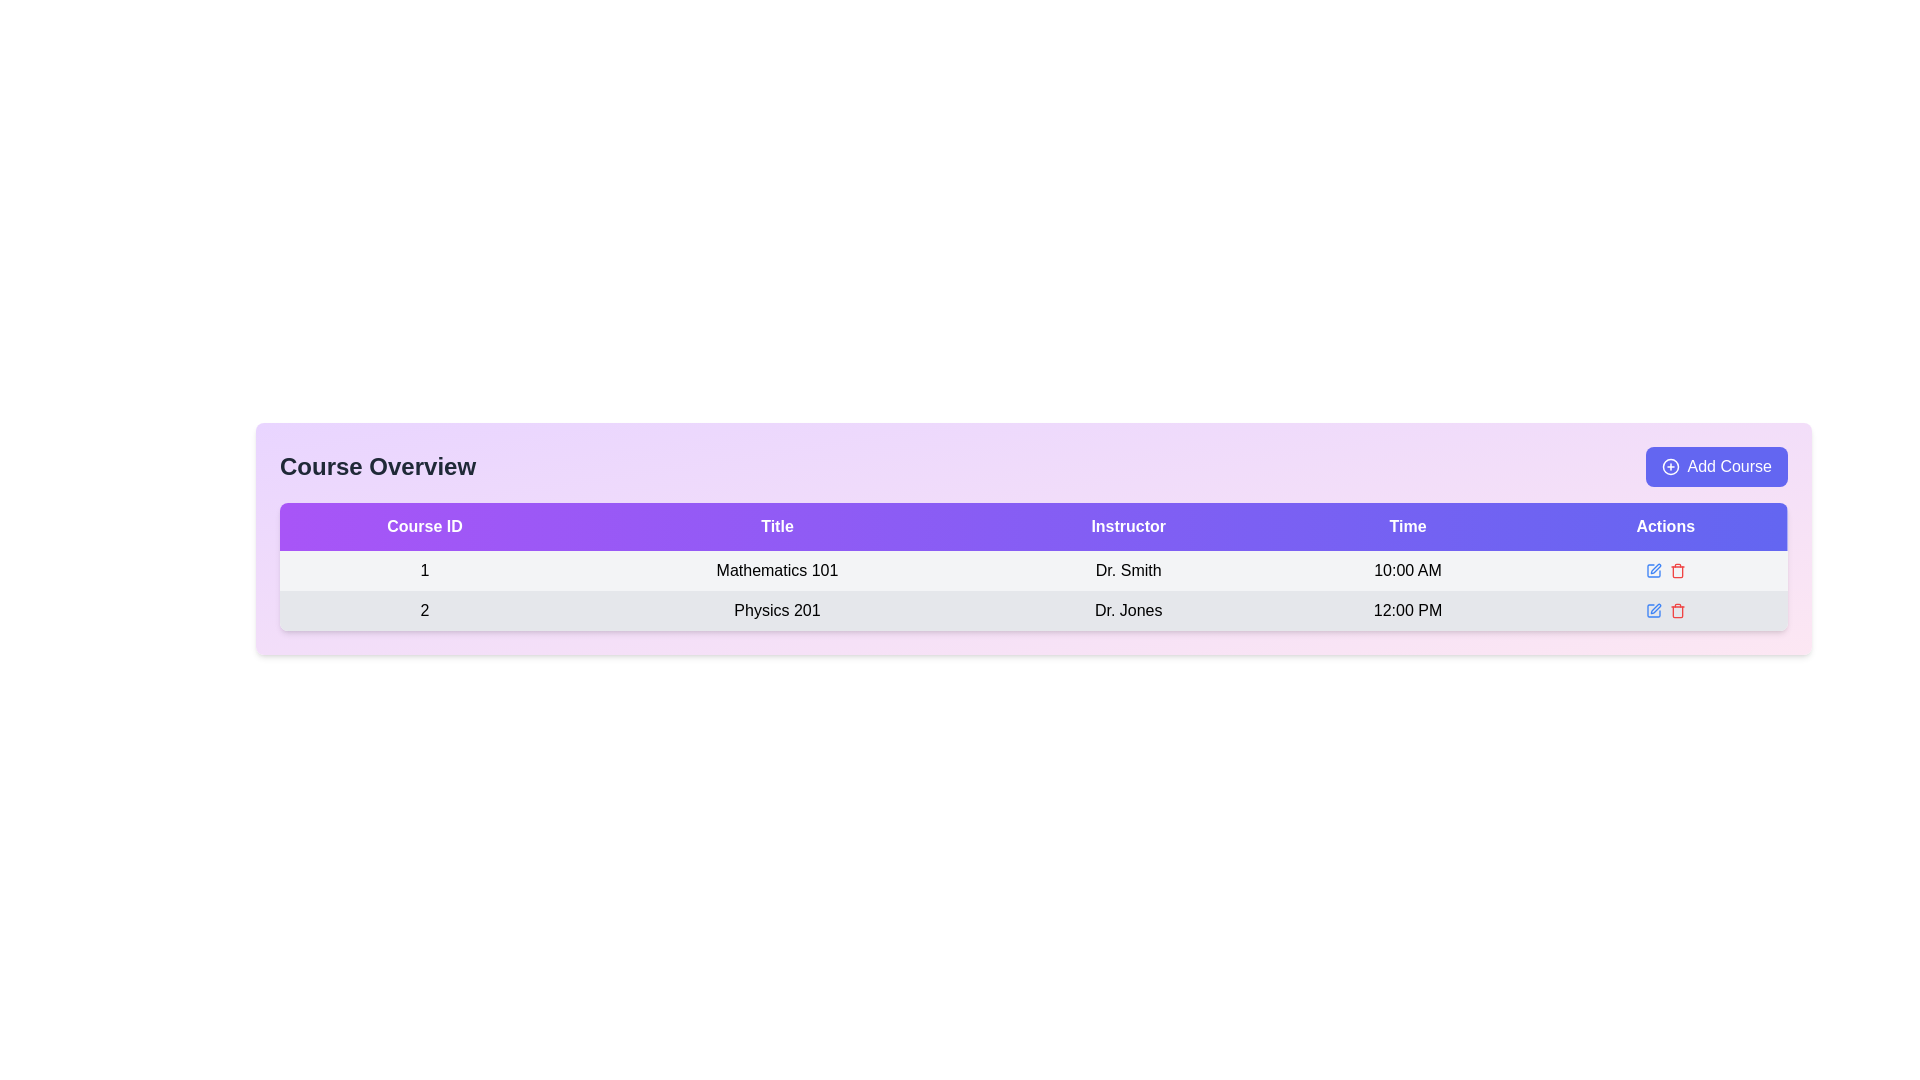  Describe the element at coordinates (1677, 609) in the screenshot. I see `the Trash Bin icon located in the last cell of the 'Actions' column in the second row of the table` at that location.